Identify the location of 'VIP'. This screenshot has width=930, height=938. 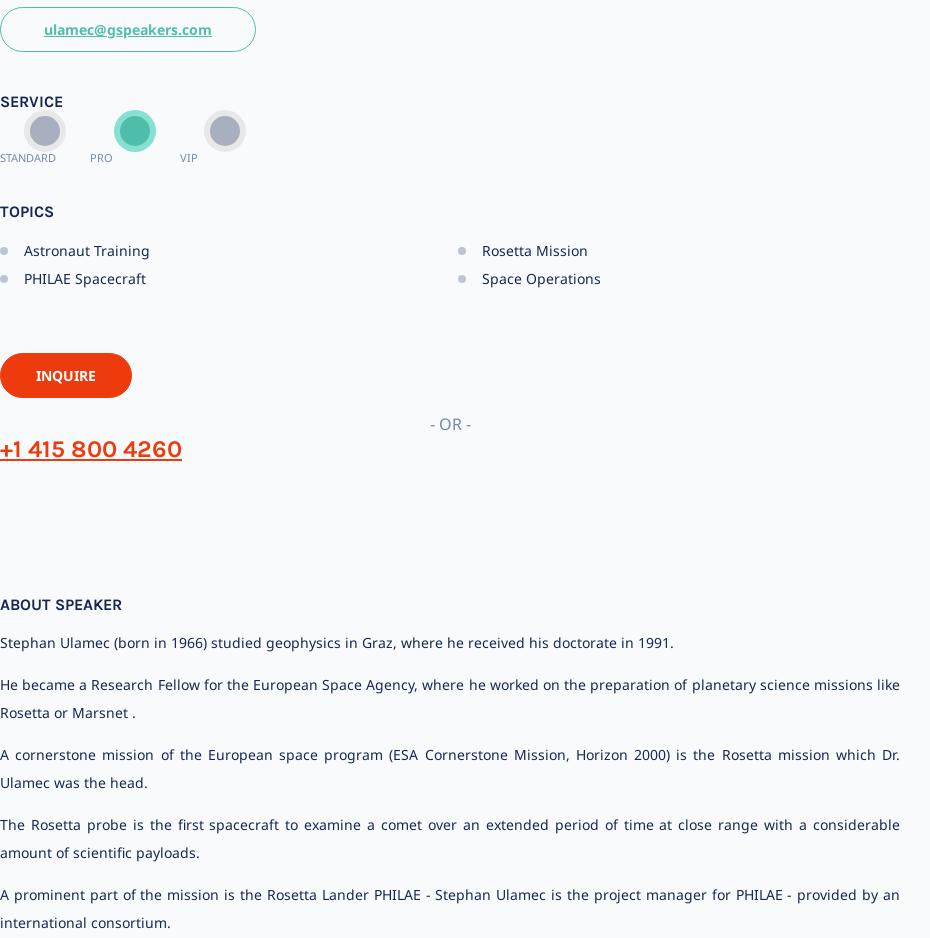
(187, 156).